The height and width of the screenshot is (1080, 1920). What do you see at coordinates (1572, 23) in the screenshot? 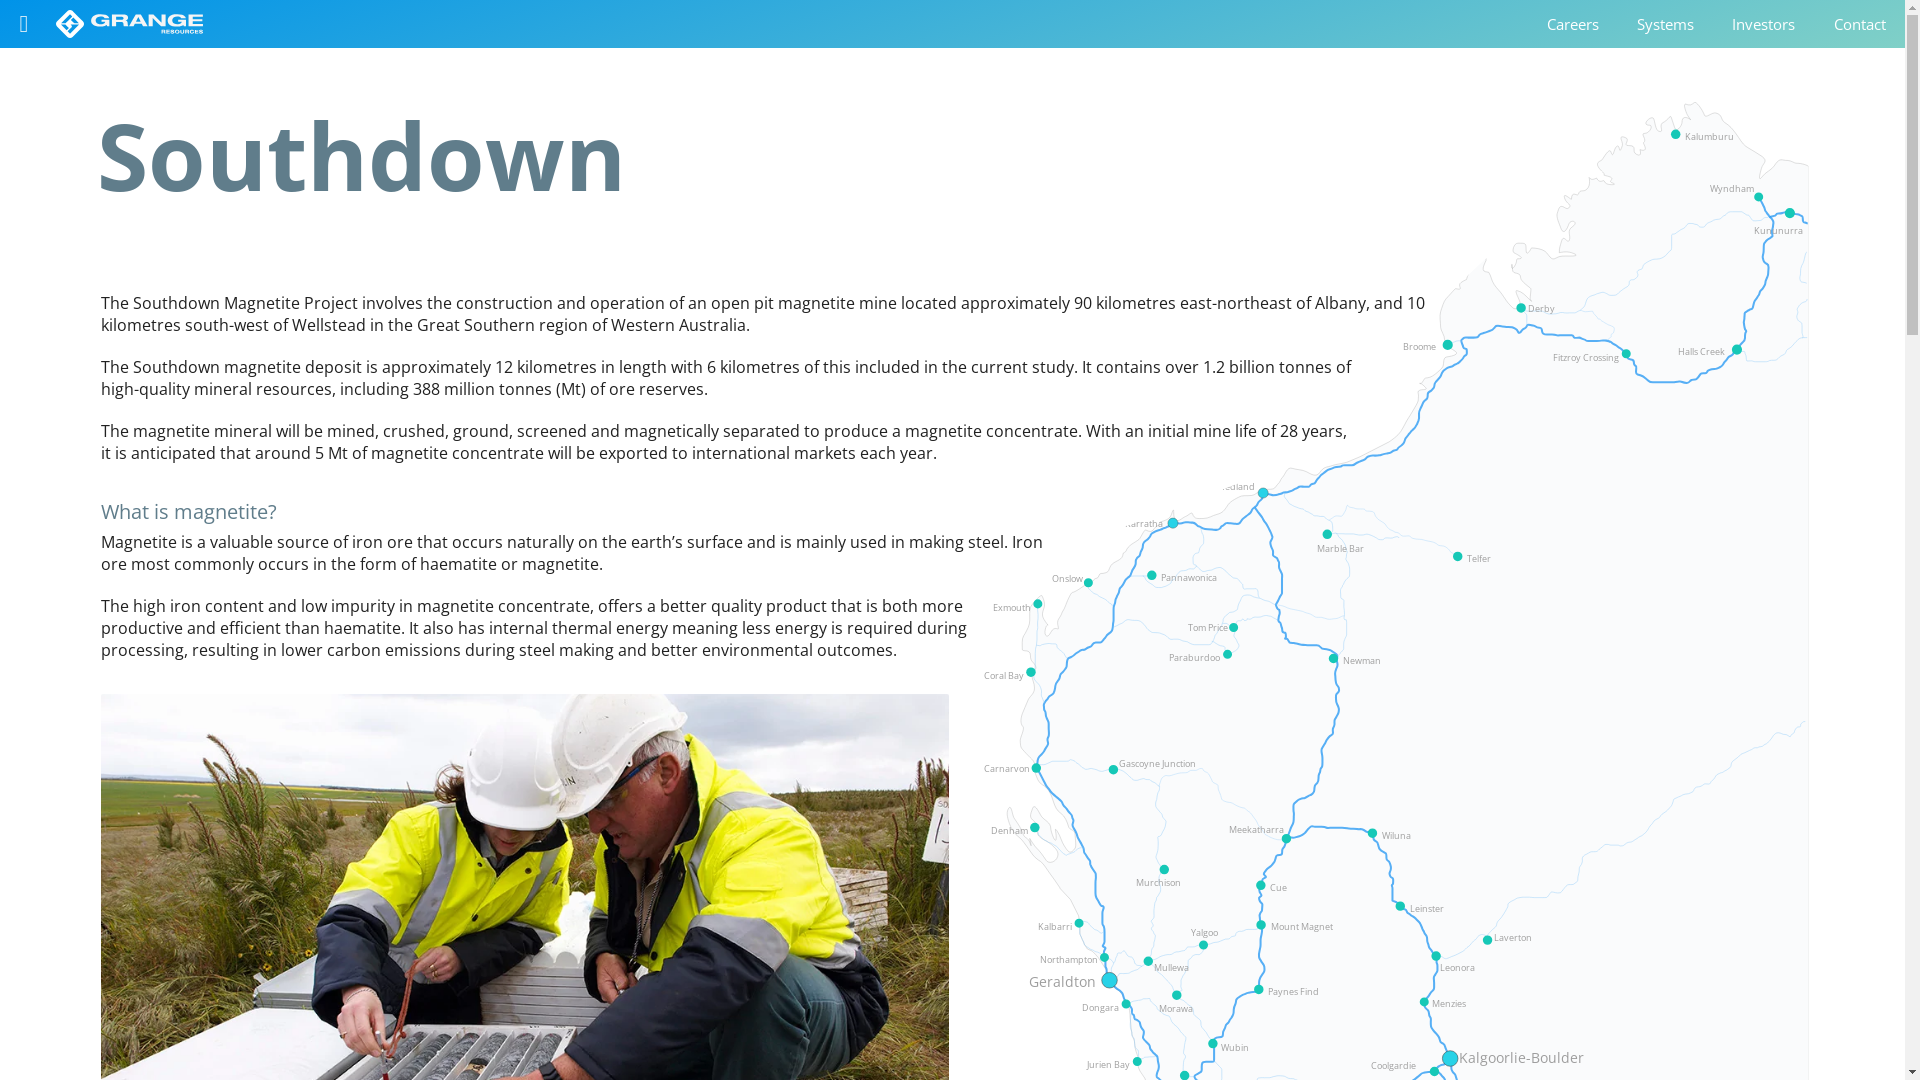
I see `'Careers'` at bounding box center [1572, 23].